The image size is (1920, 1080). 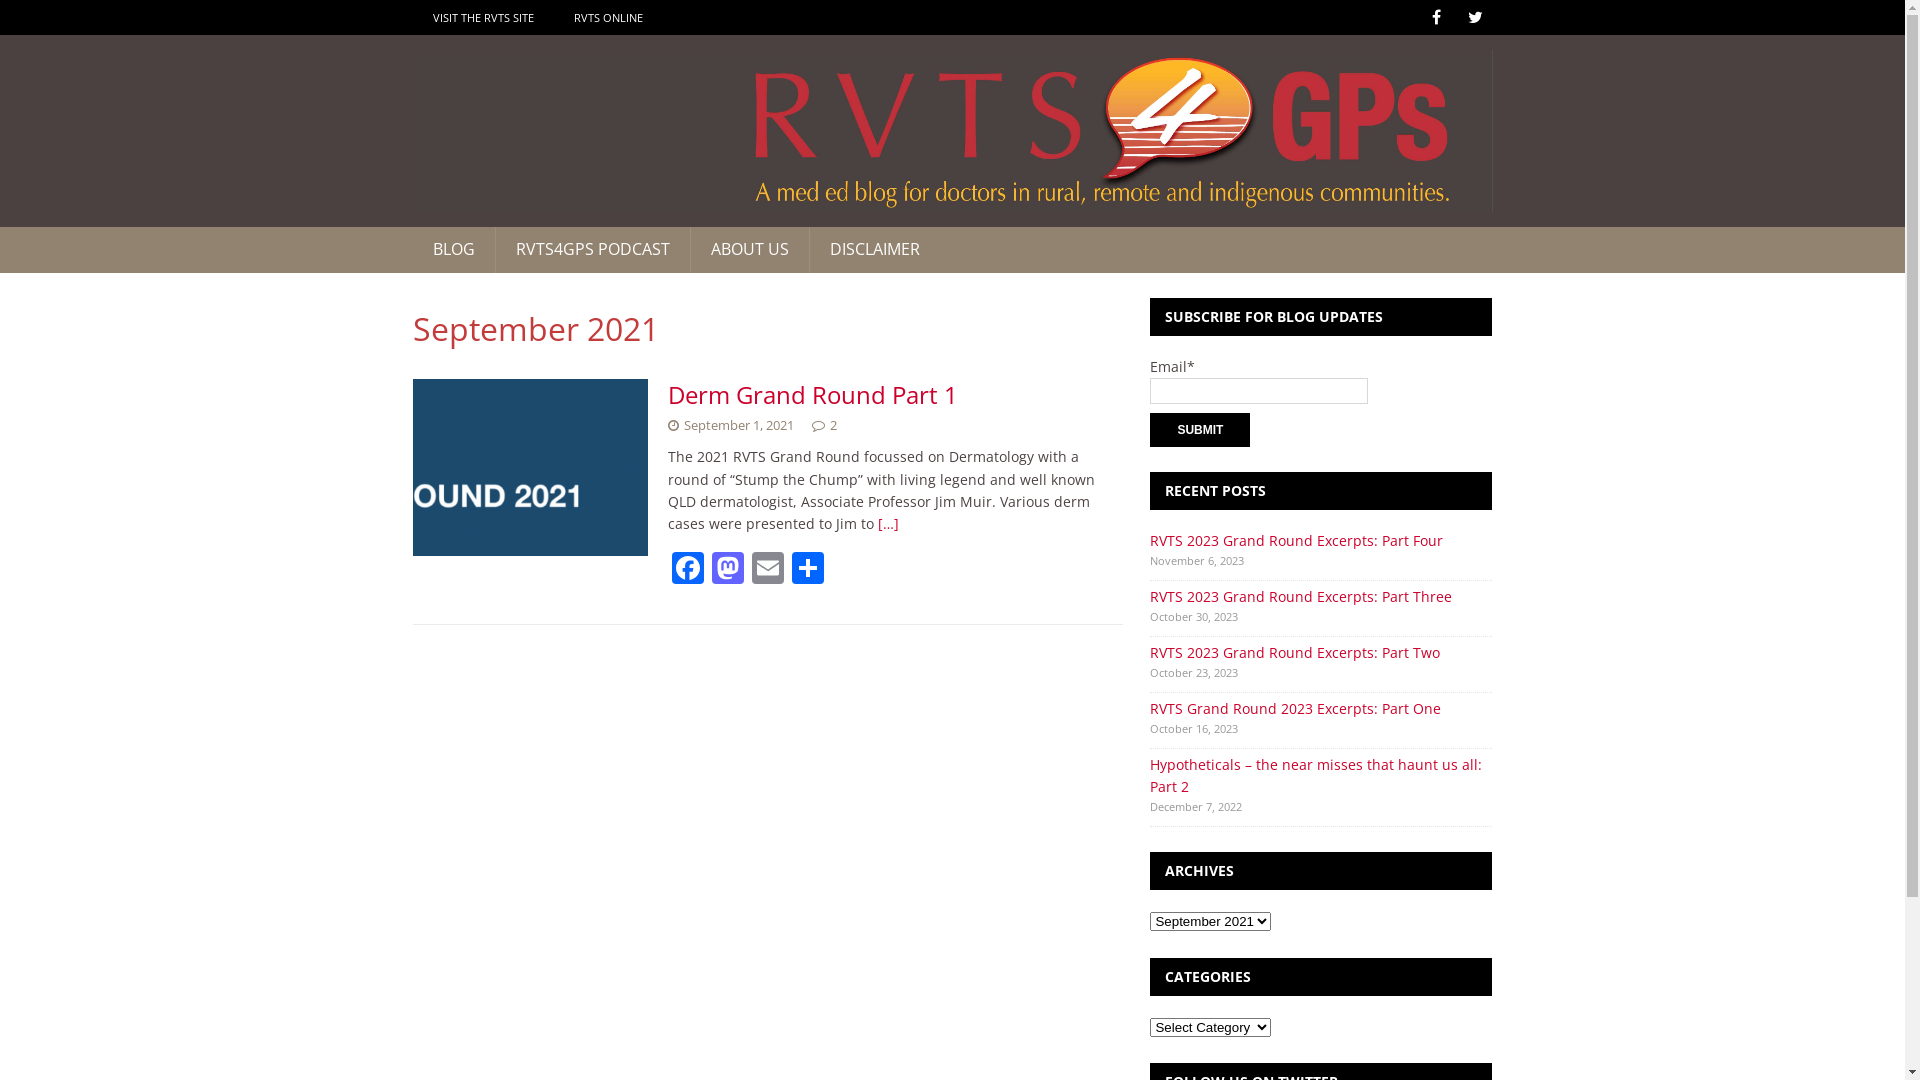 I want to click on 'RVTS ONLINE', so click(x=607, y=17).